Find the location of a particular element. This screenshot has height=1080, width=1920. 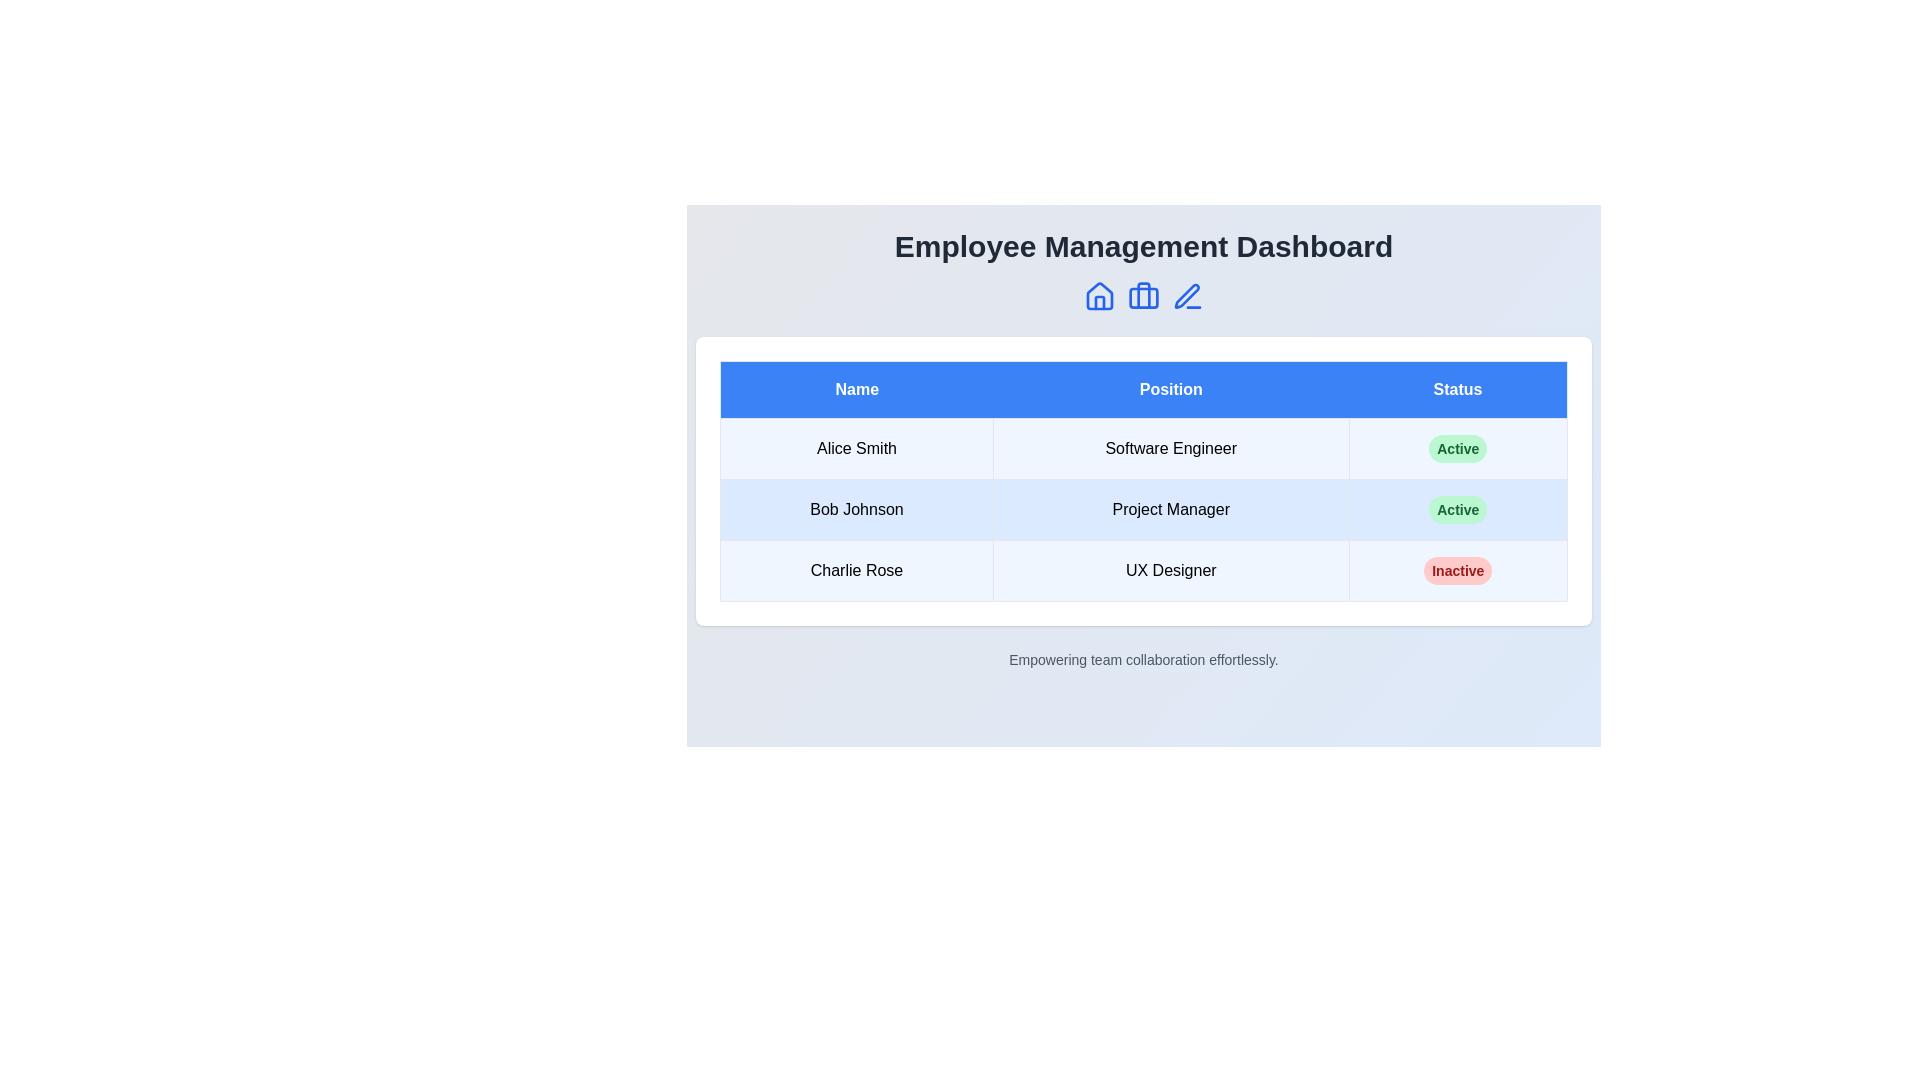

the text label displaying 'Charlie Rose', which is located in the third row under the 'Name' column of the table is located at coordinates (856, 570).